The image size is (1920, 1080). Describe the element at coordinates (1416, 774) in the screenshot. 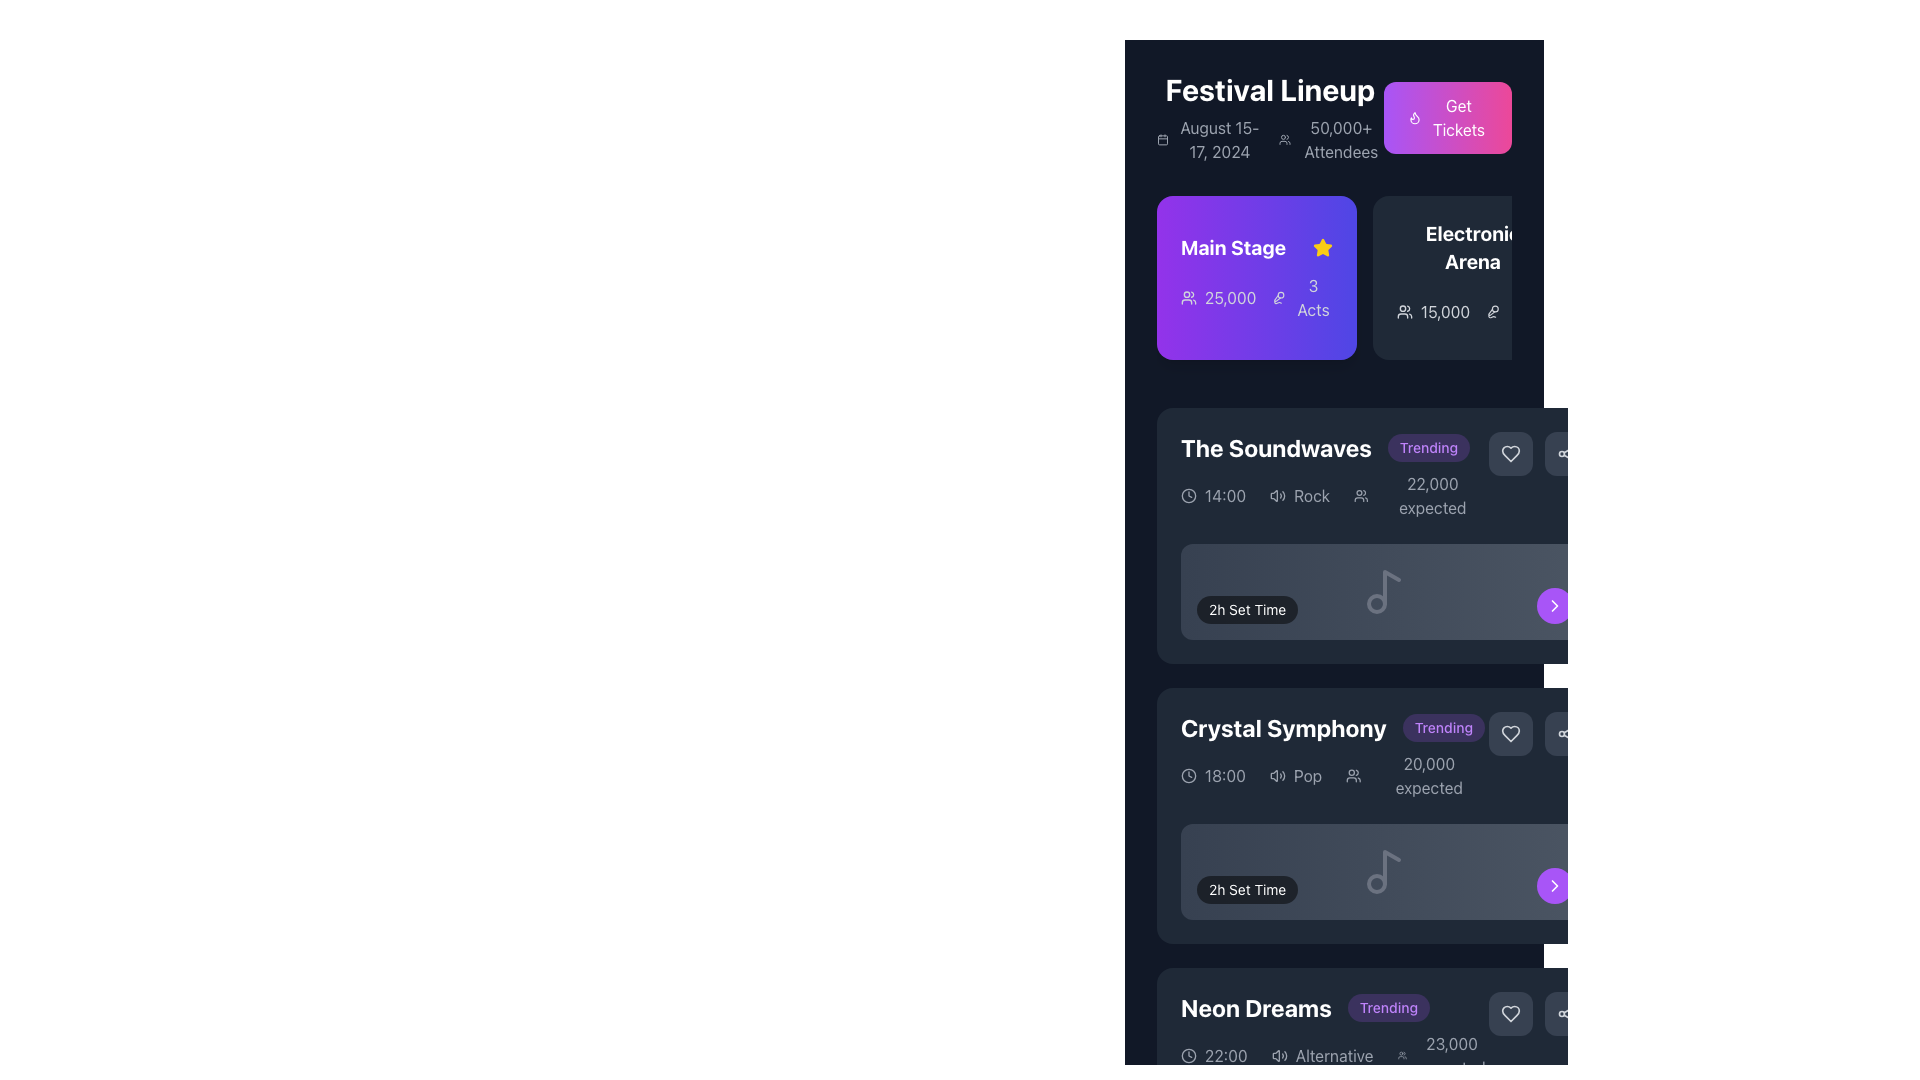

I see `the text label indicating the expected number of attendees for the 'Crystal Symphony' event, which is located beneath the event time and genre information, and to the left of the heart symbol button` at that location.